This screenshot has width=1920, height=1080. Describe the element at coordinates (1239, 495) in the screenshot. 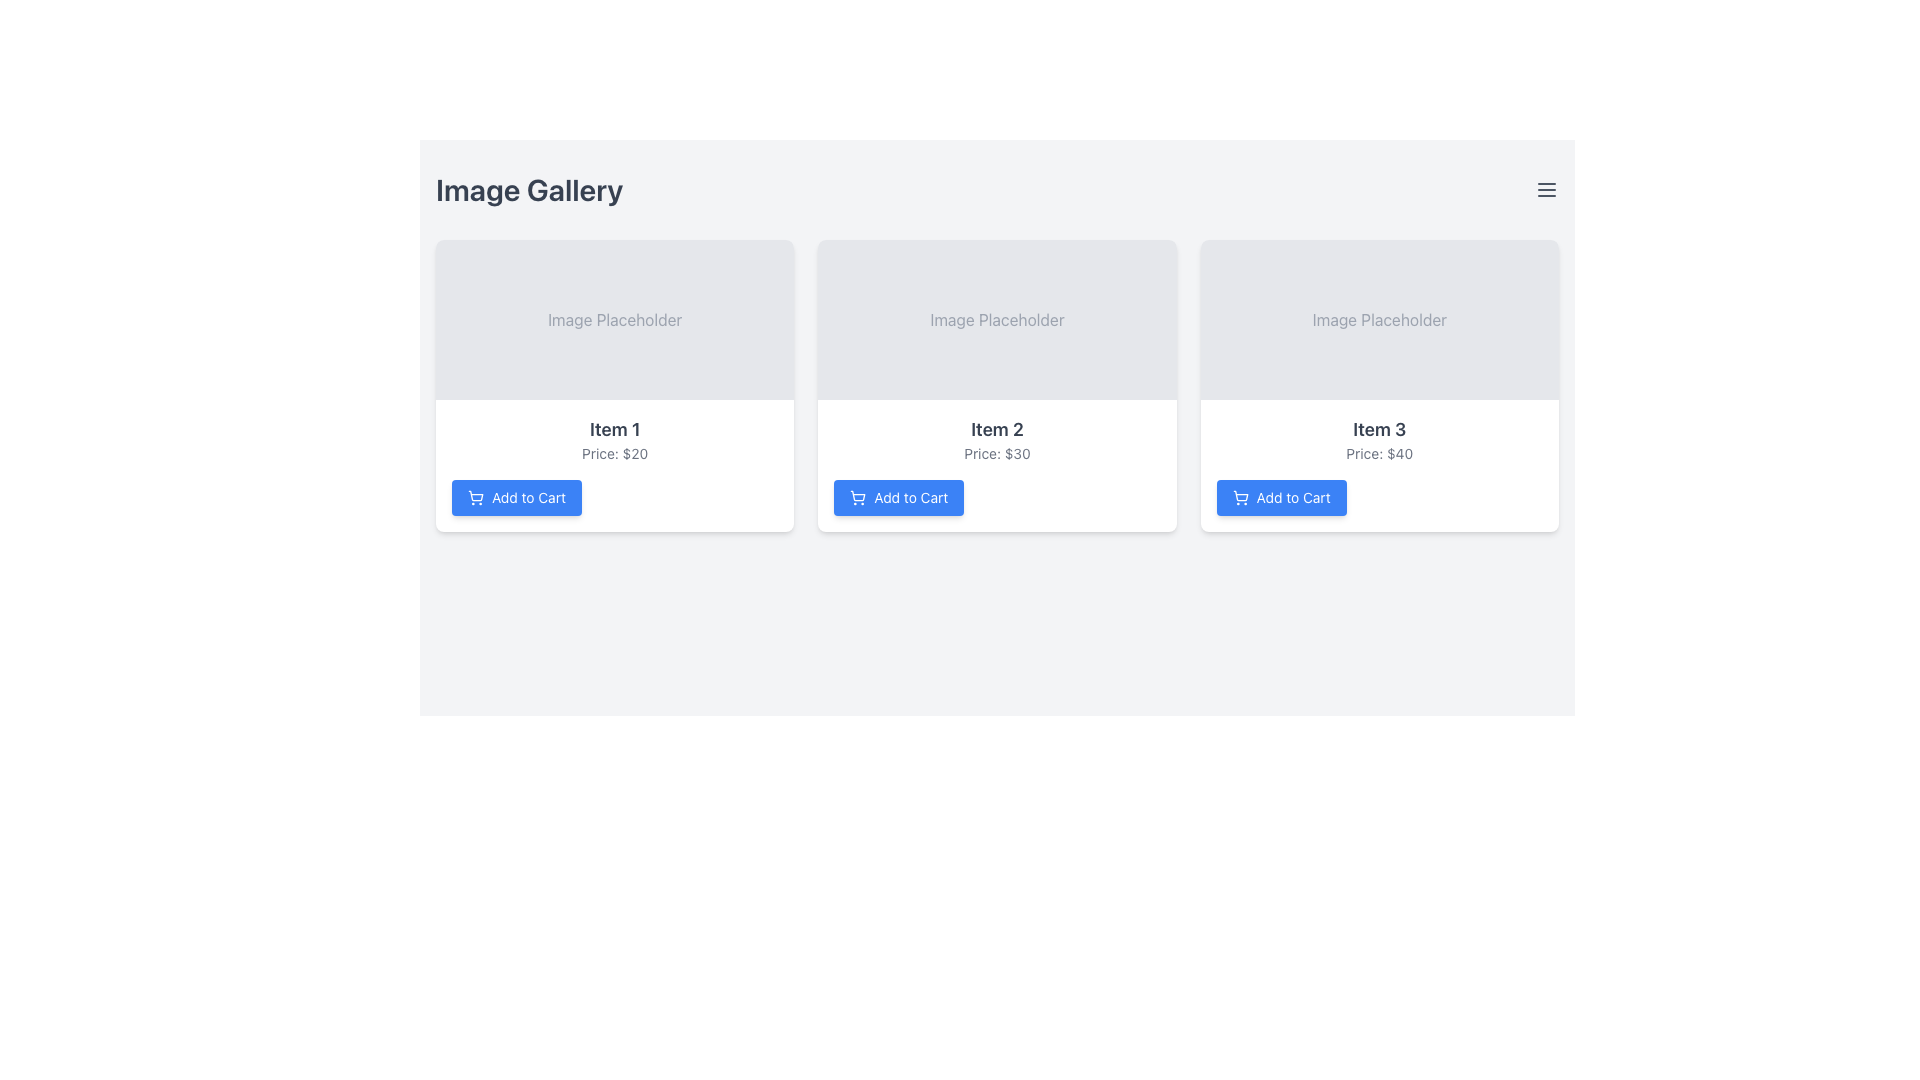

I see `the blue 'Add to Cart' button located within the third item card, which graphically represents adding an item to the shopping cart` at that location.